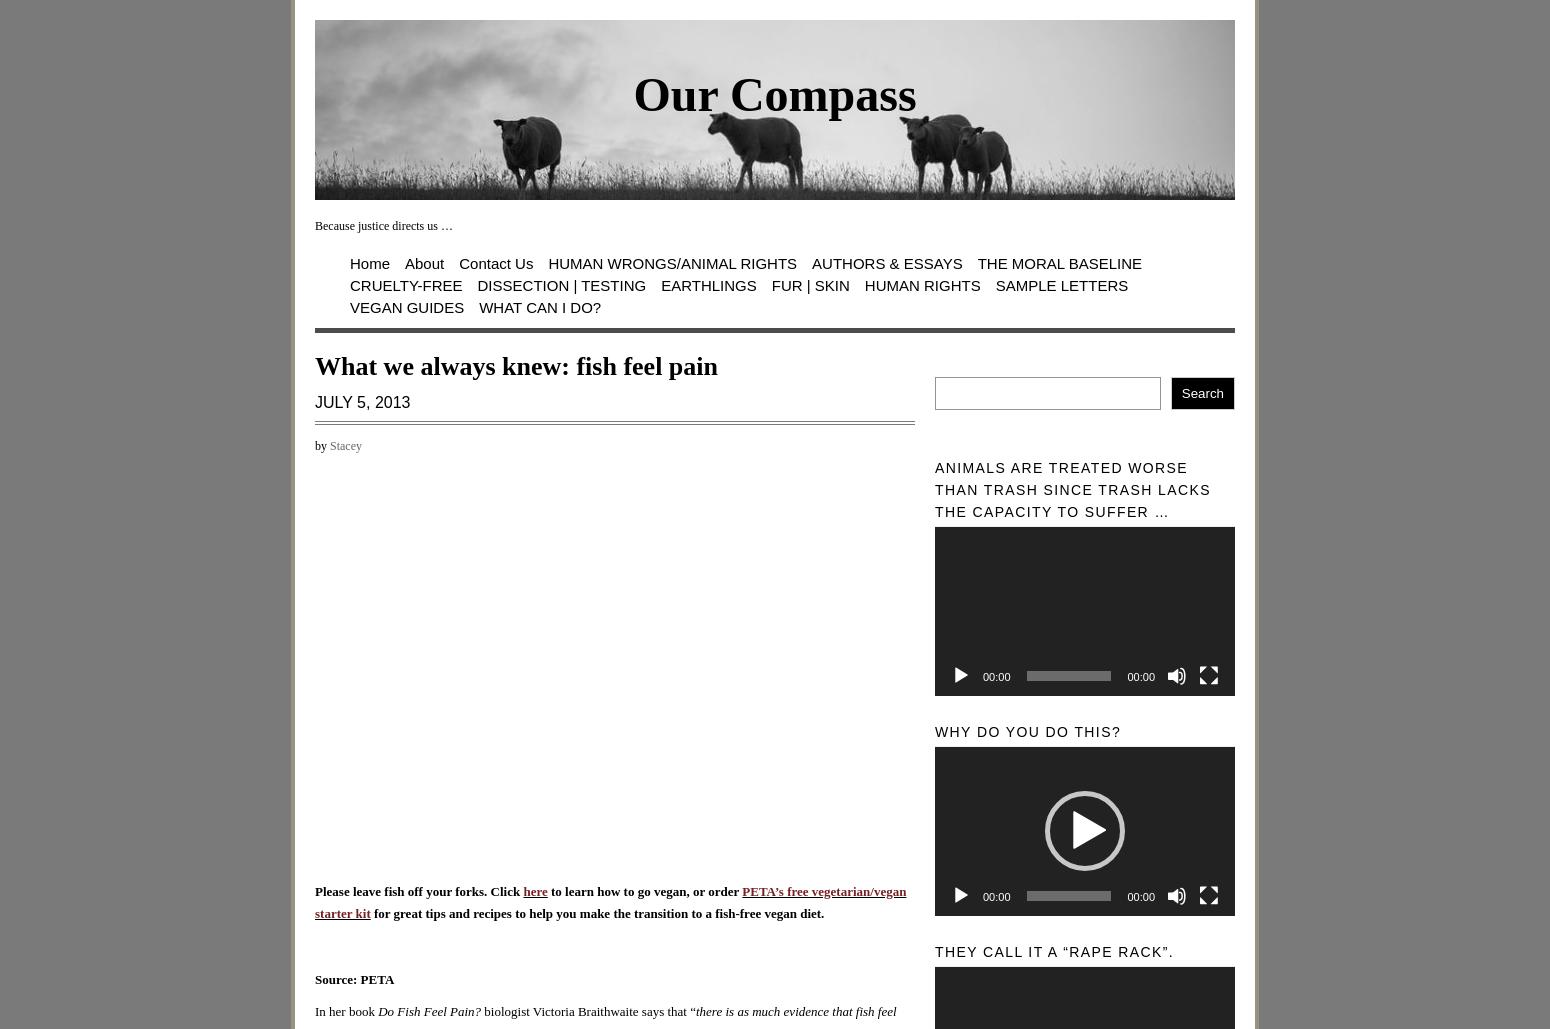  I want to click on 'Do Fish Feel Pain?', so click(429, 1009).